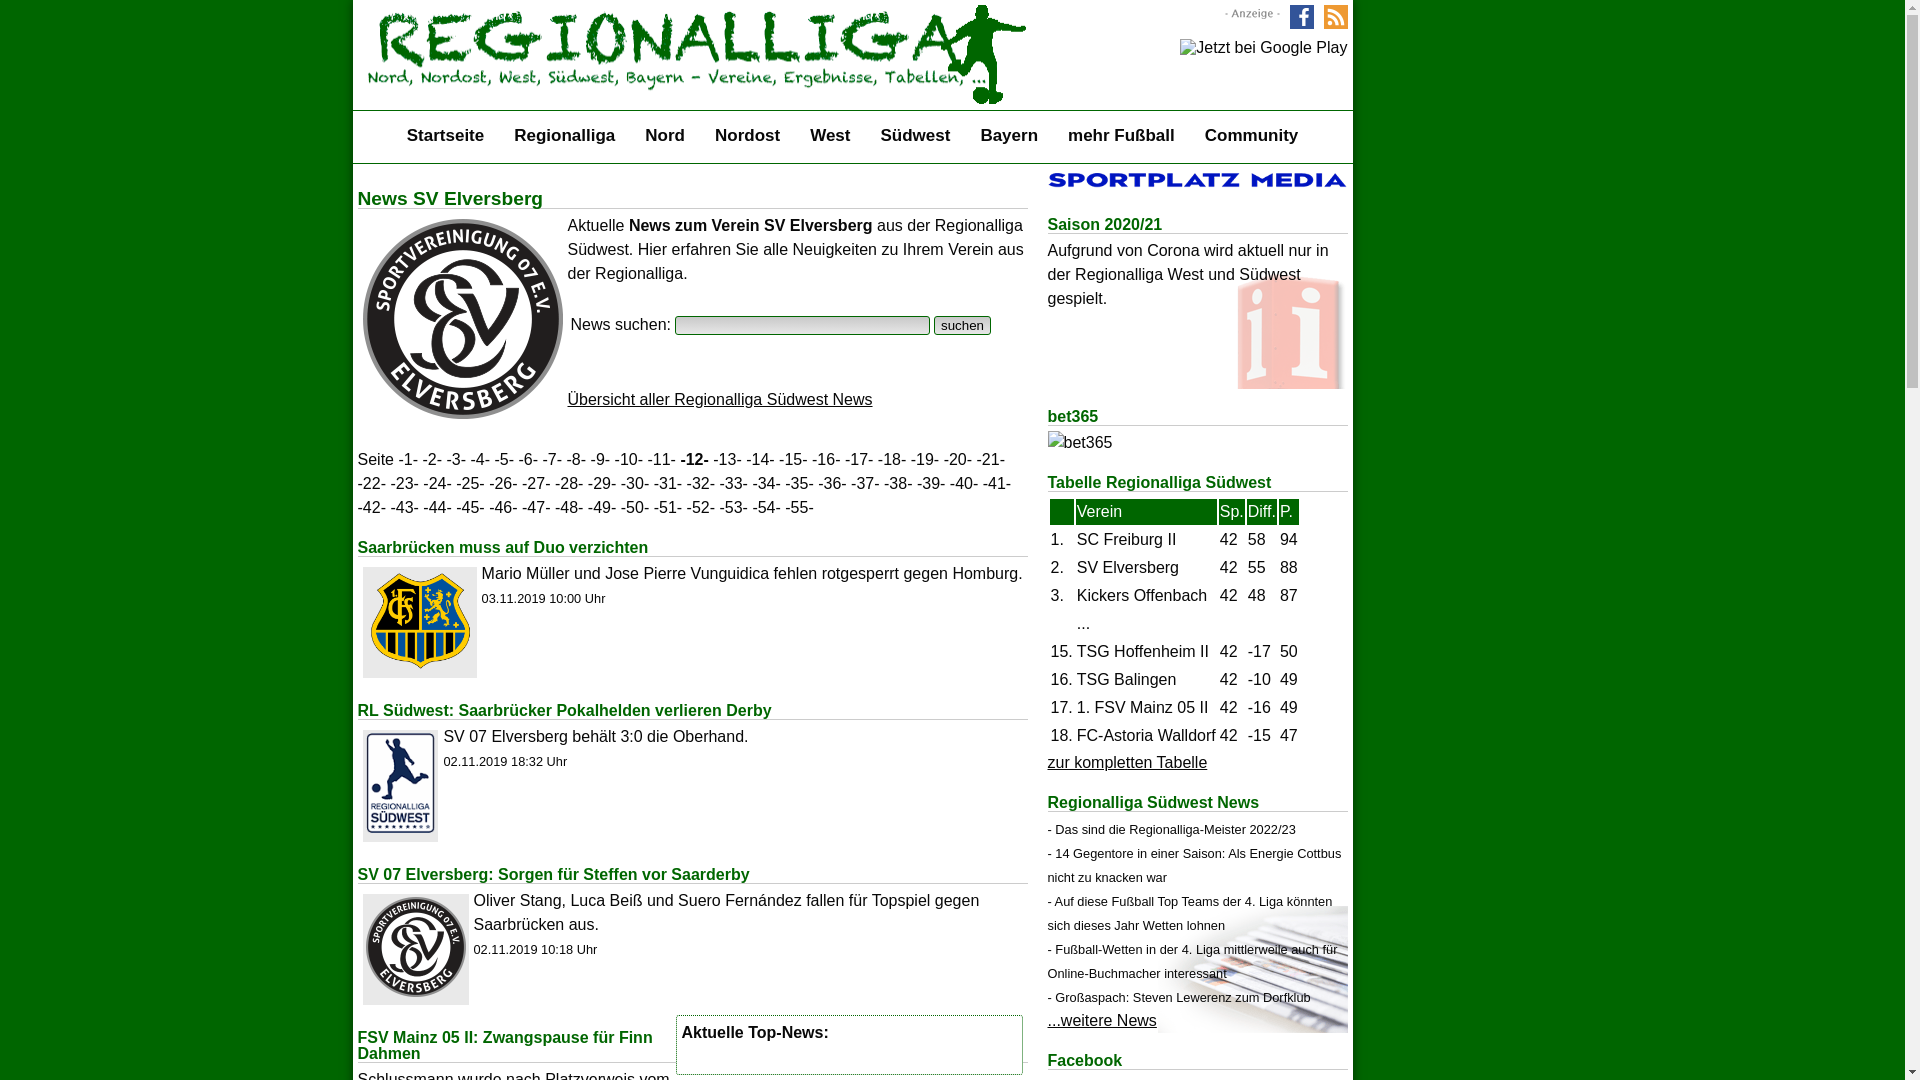  I want to click on '-49-', so click(600, 506).